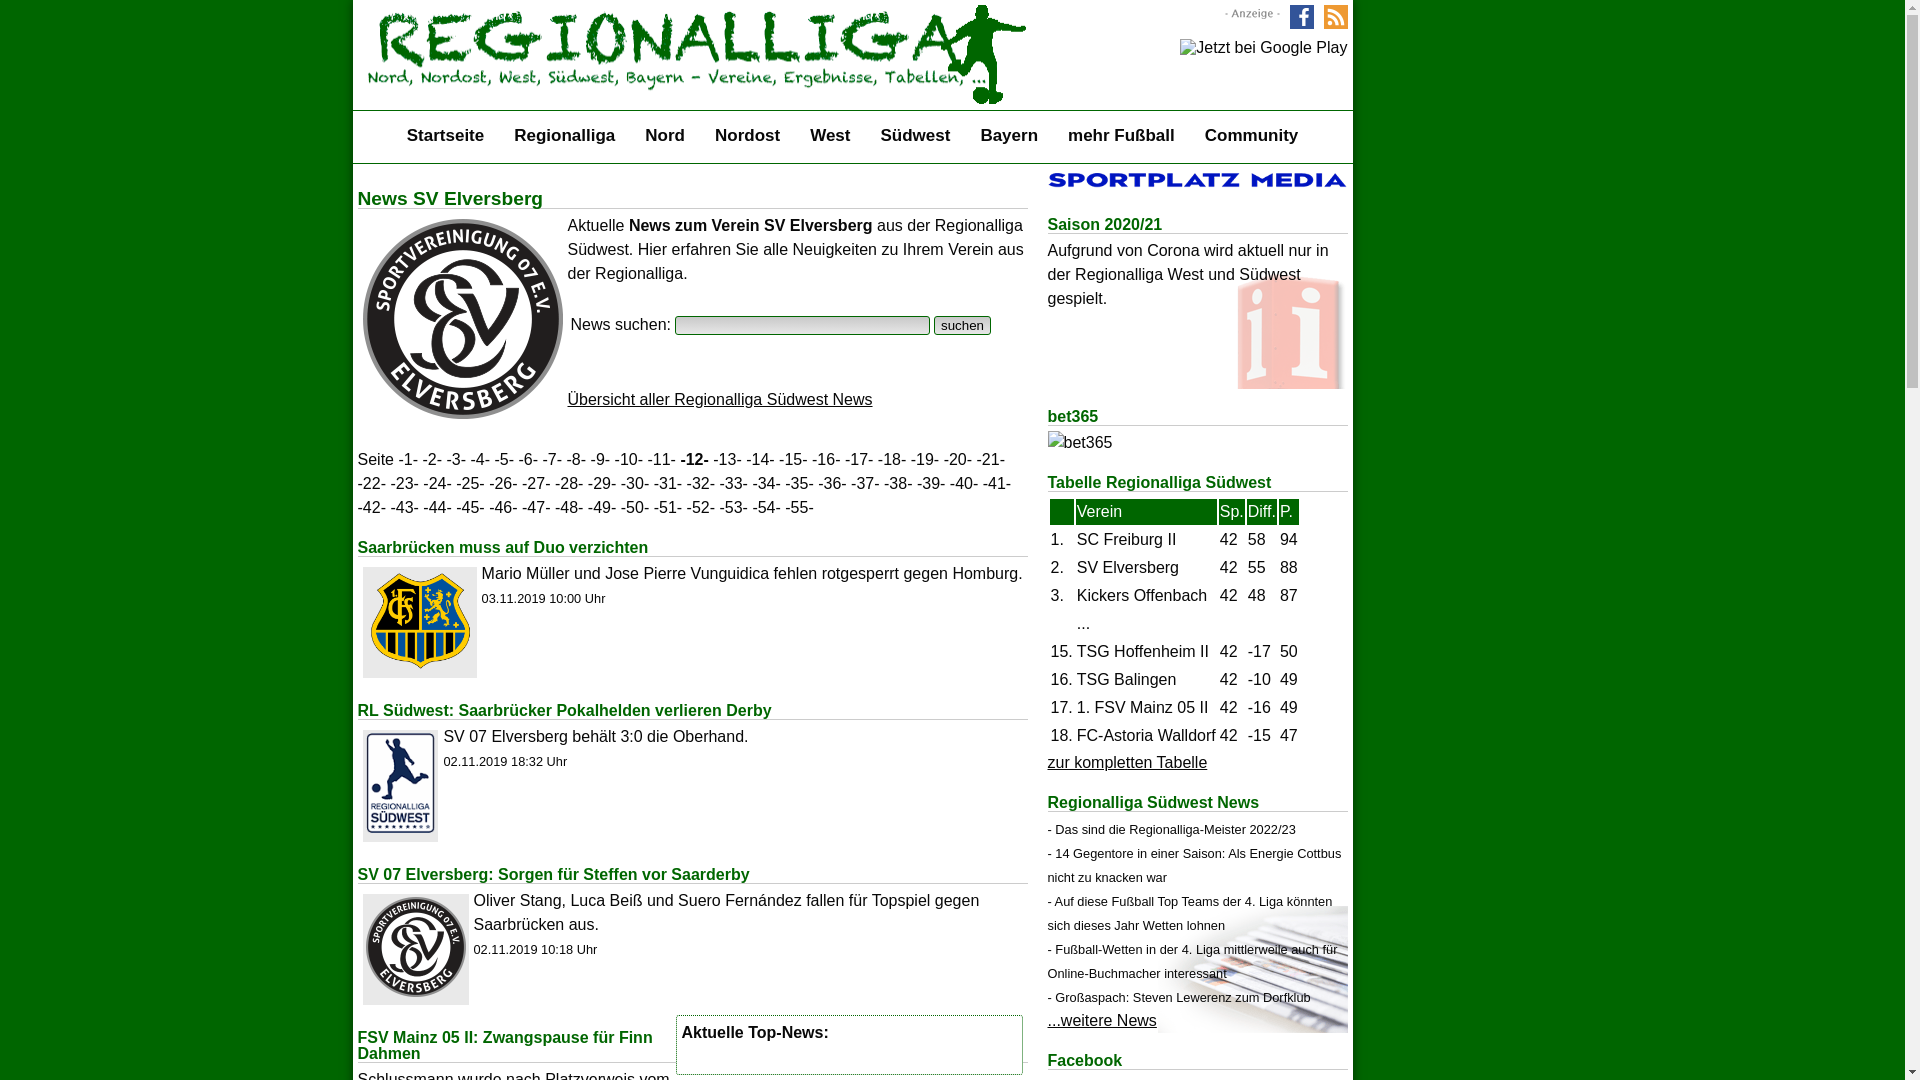  I want to click on '-49-', so click(600, 506).